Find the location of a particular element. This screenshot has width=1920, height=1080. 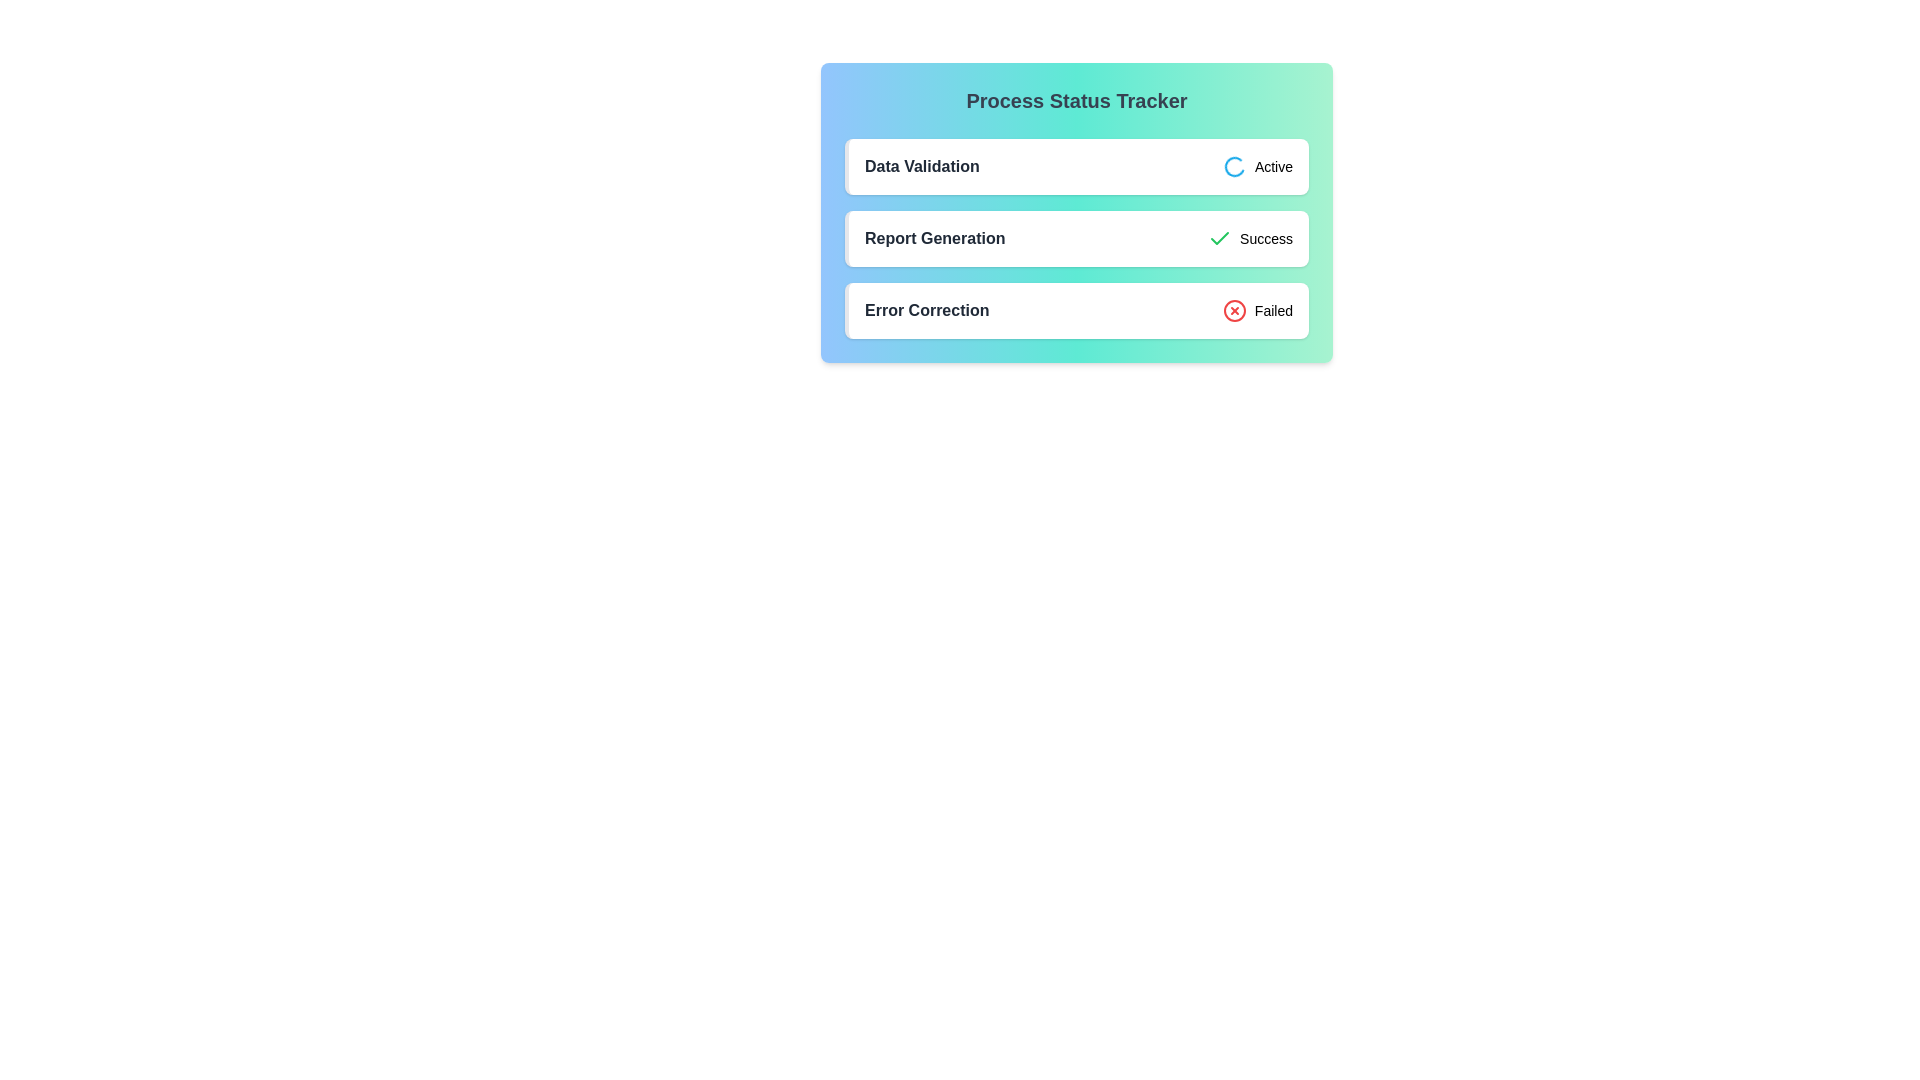

the loading state icon representing the ongoing Data Validation process, which is located in the Data Validation row adjacent to the Active status label is located at coordinates (1233, 165).